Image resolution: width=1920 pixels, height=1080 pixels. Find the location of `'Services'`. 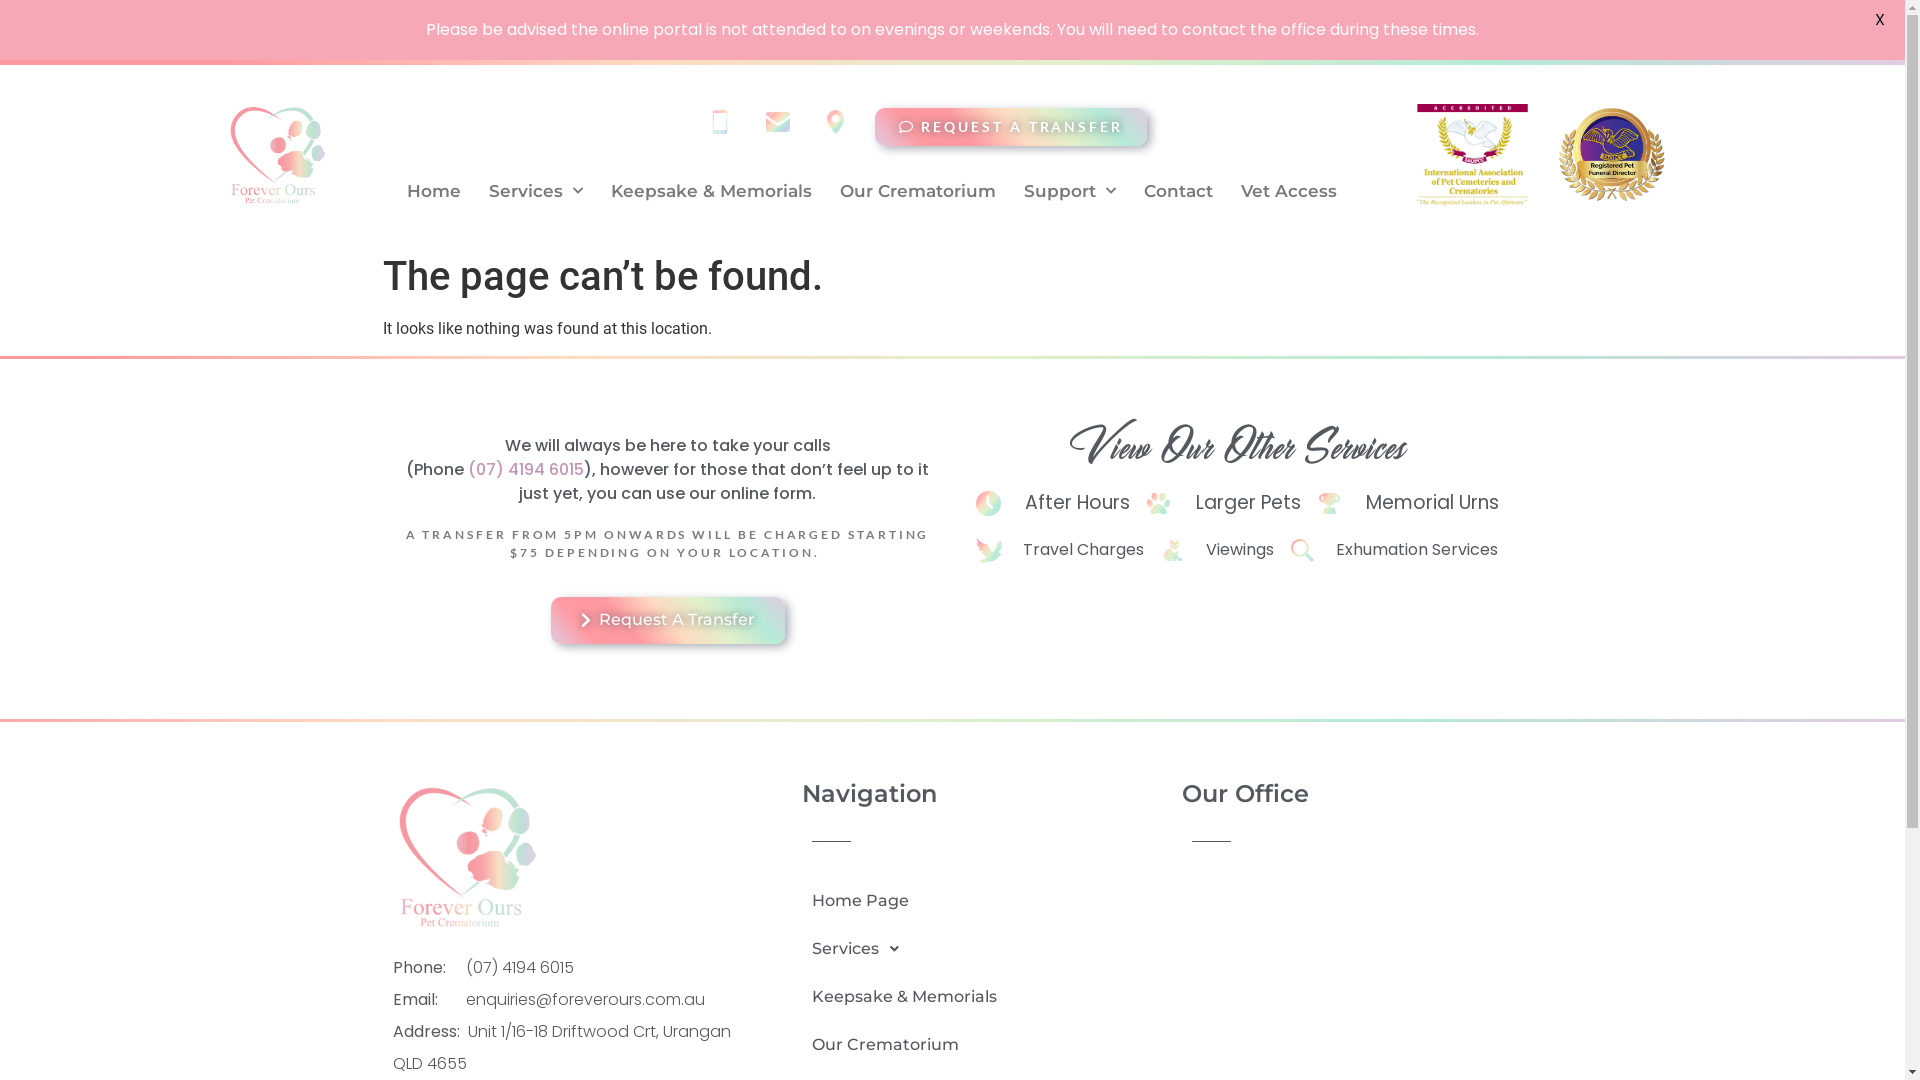

'Services' is located at coordinates (903, 947).